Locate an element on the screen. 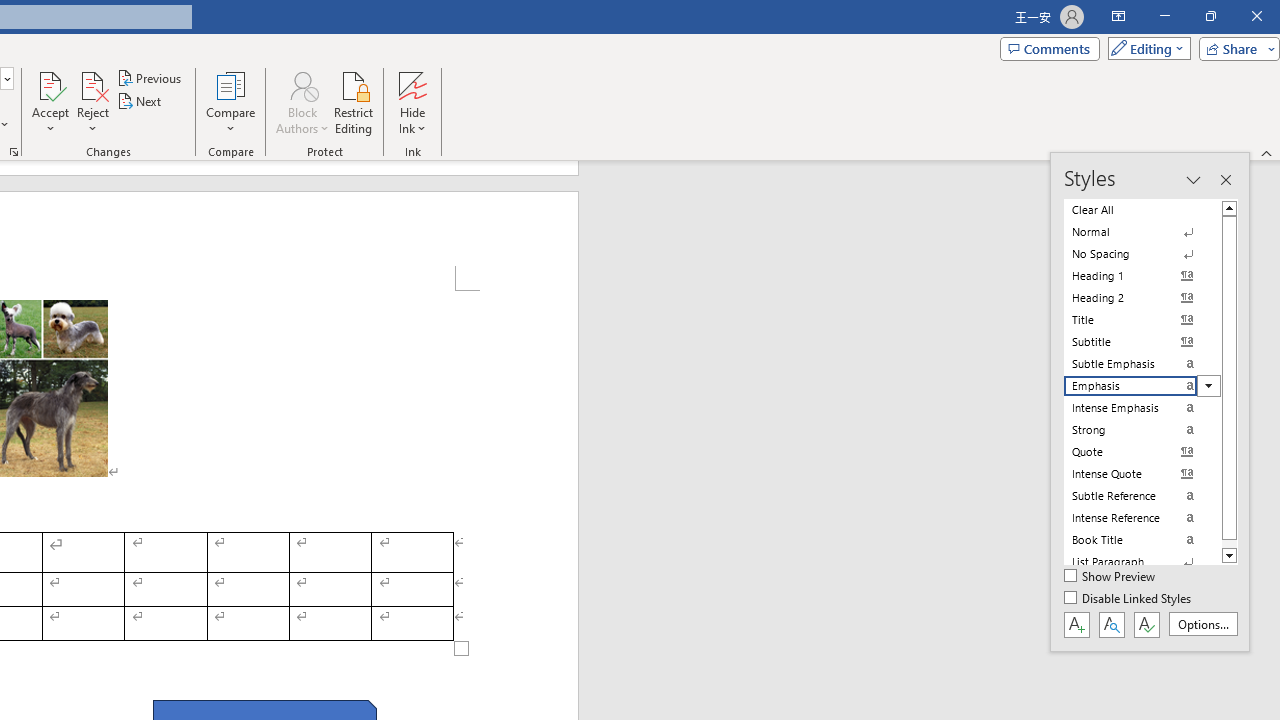 Image resolution: width=1280 pixels, height=720 pixels. 'Subtle Emphasis' is located at coordinates (1142, 363).